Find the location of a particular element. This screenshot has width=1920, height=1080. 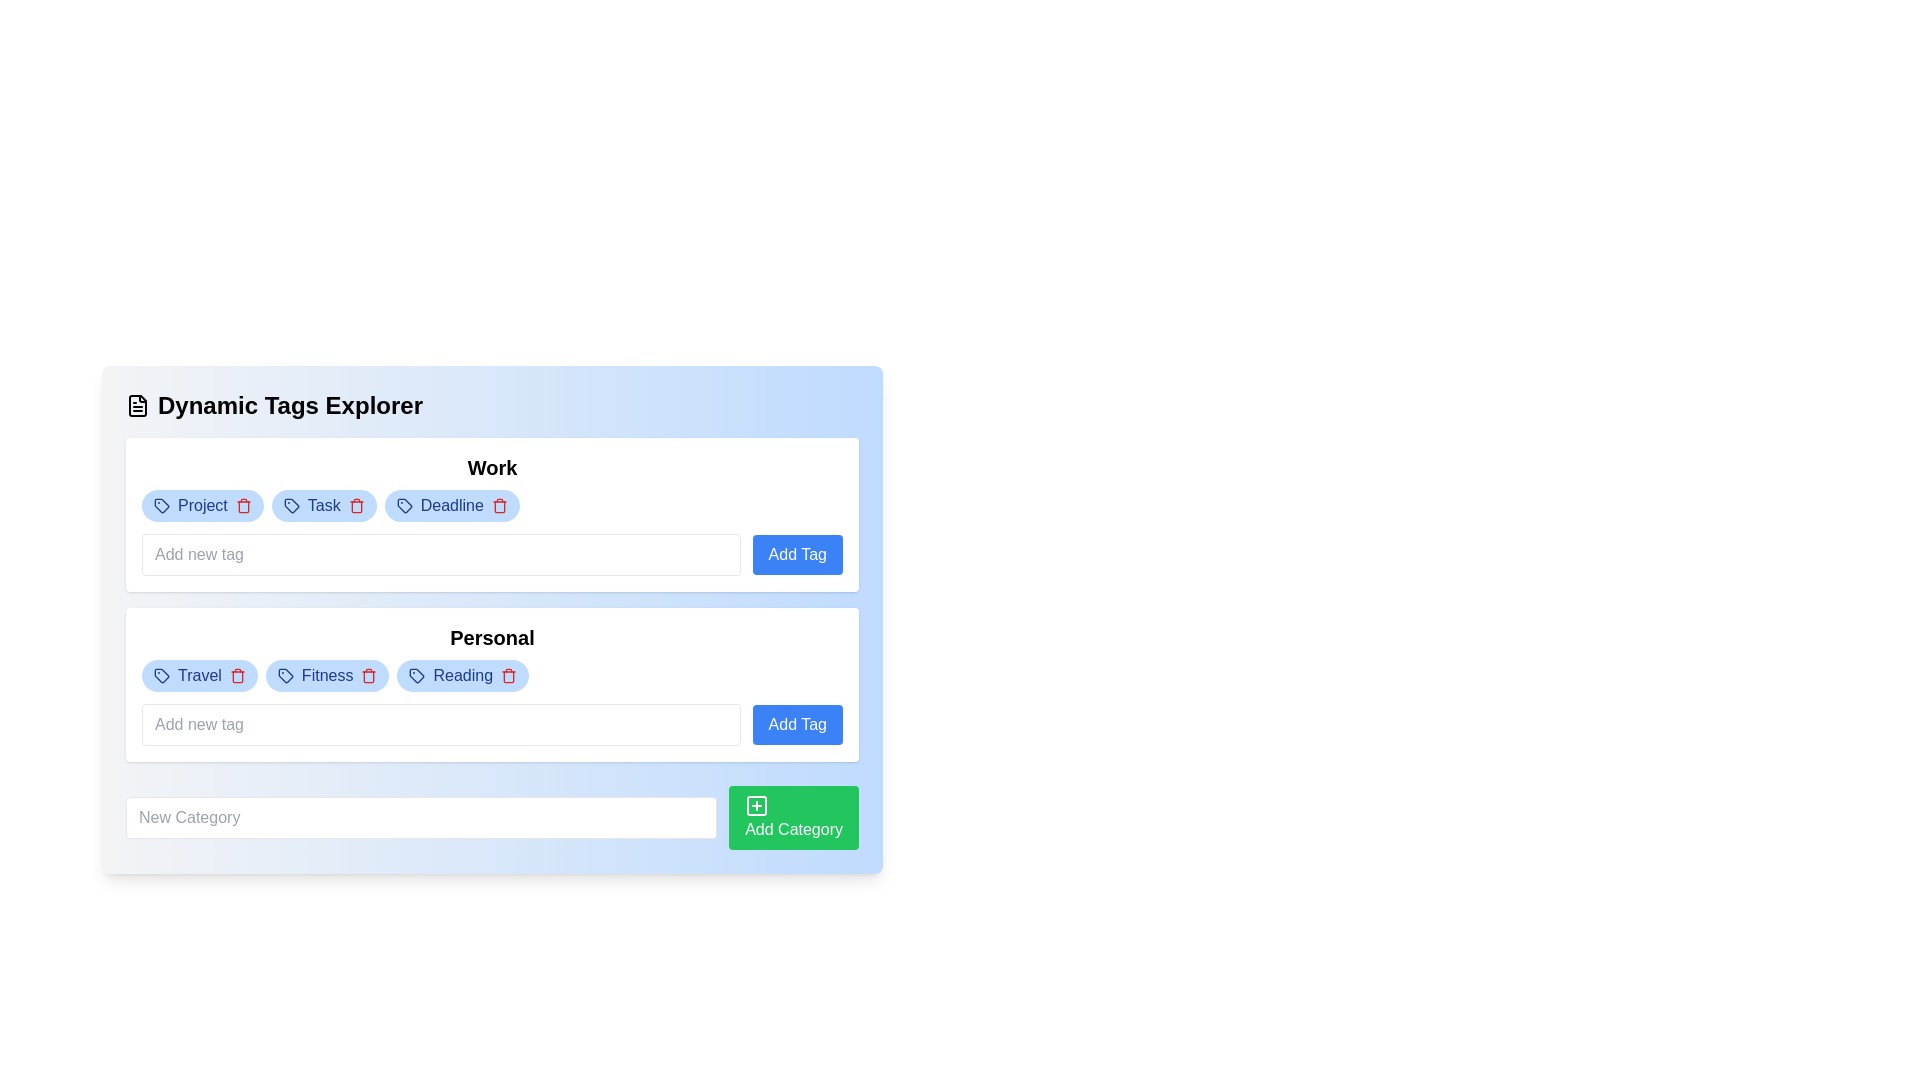

the small tag-like icon with a geometric shape located within the 'Fitness' tag in the 'Personal' section of the interface is located at coordinates (284, 675).